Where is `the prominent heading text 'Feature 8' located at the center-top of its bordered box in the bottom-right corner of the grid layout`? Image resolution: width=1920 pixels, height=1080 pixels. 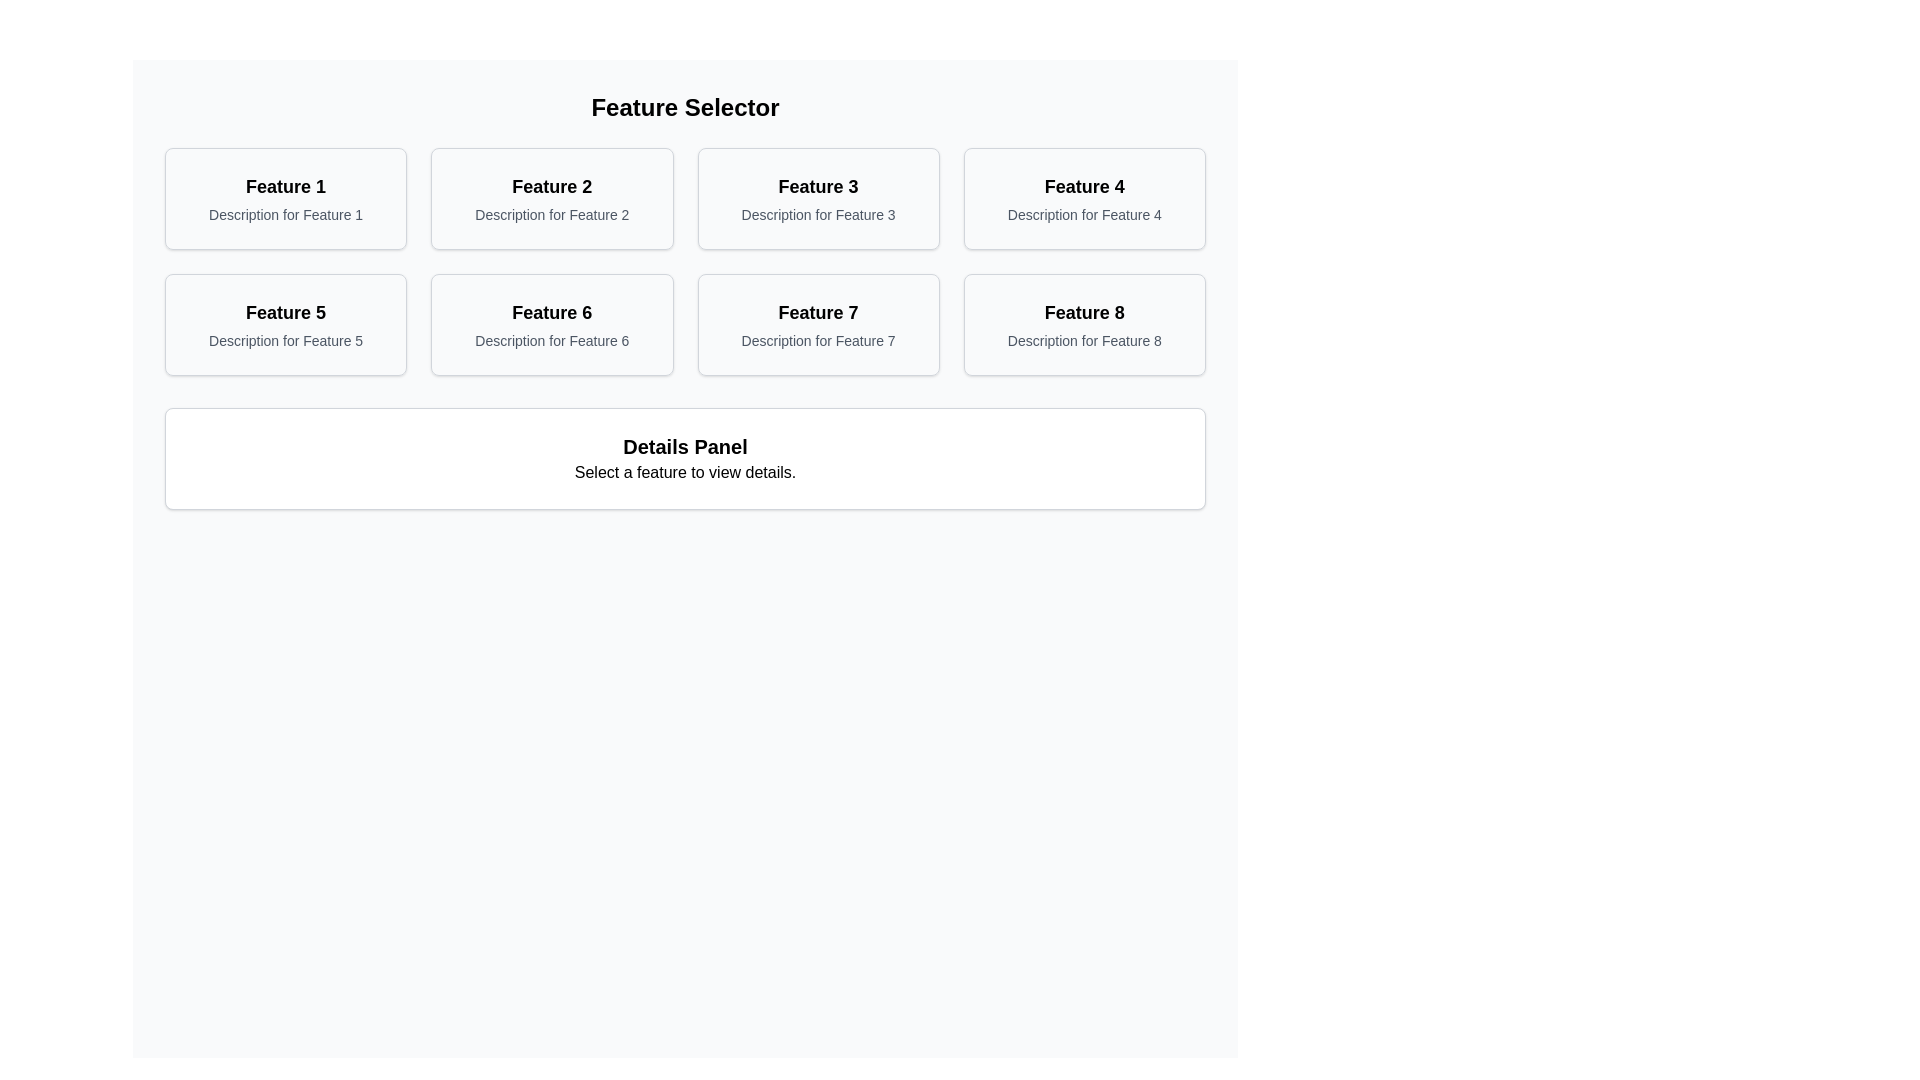 the prominent heading text 'Feature 8' located at the center-top of its bordered box in the bottom-right corner of the grid layout is located at coordinates (1083, 312).